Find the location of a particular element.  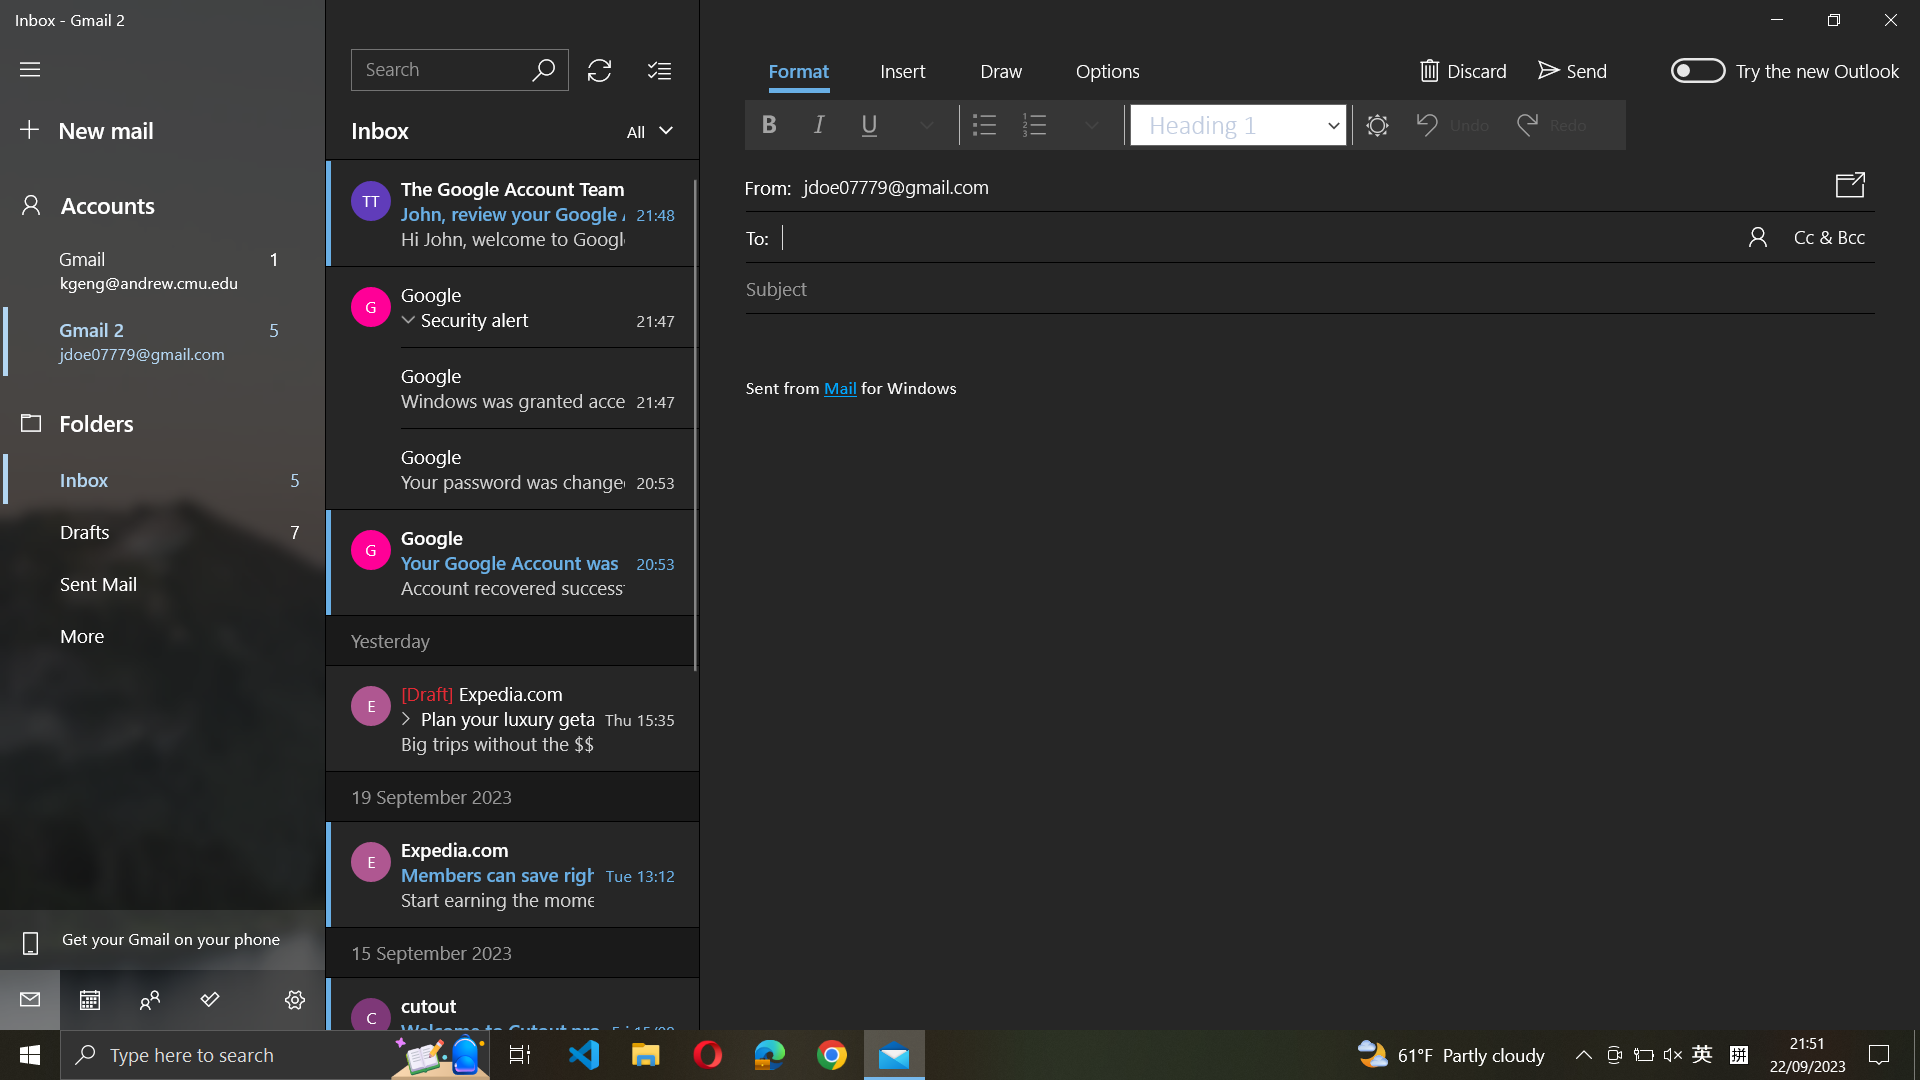

Send email is located at coordinates (1571, 67).